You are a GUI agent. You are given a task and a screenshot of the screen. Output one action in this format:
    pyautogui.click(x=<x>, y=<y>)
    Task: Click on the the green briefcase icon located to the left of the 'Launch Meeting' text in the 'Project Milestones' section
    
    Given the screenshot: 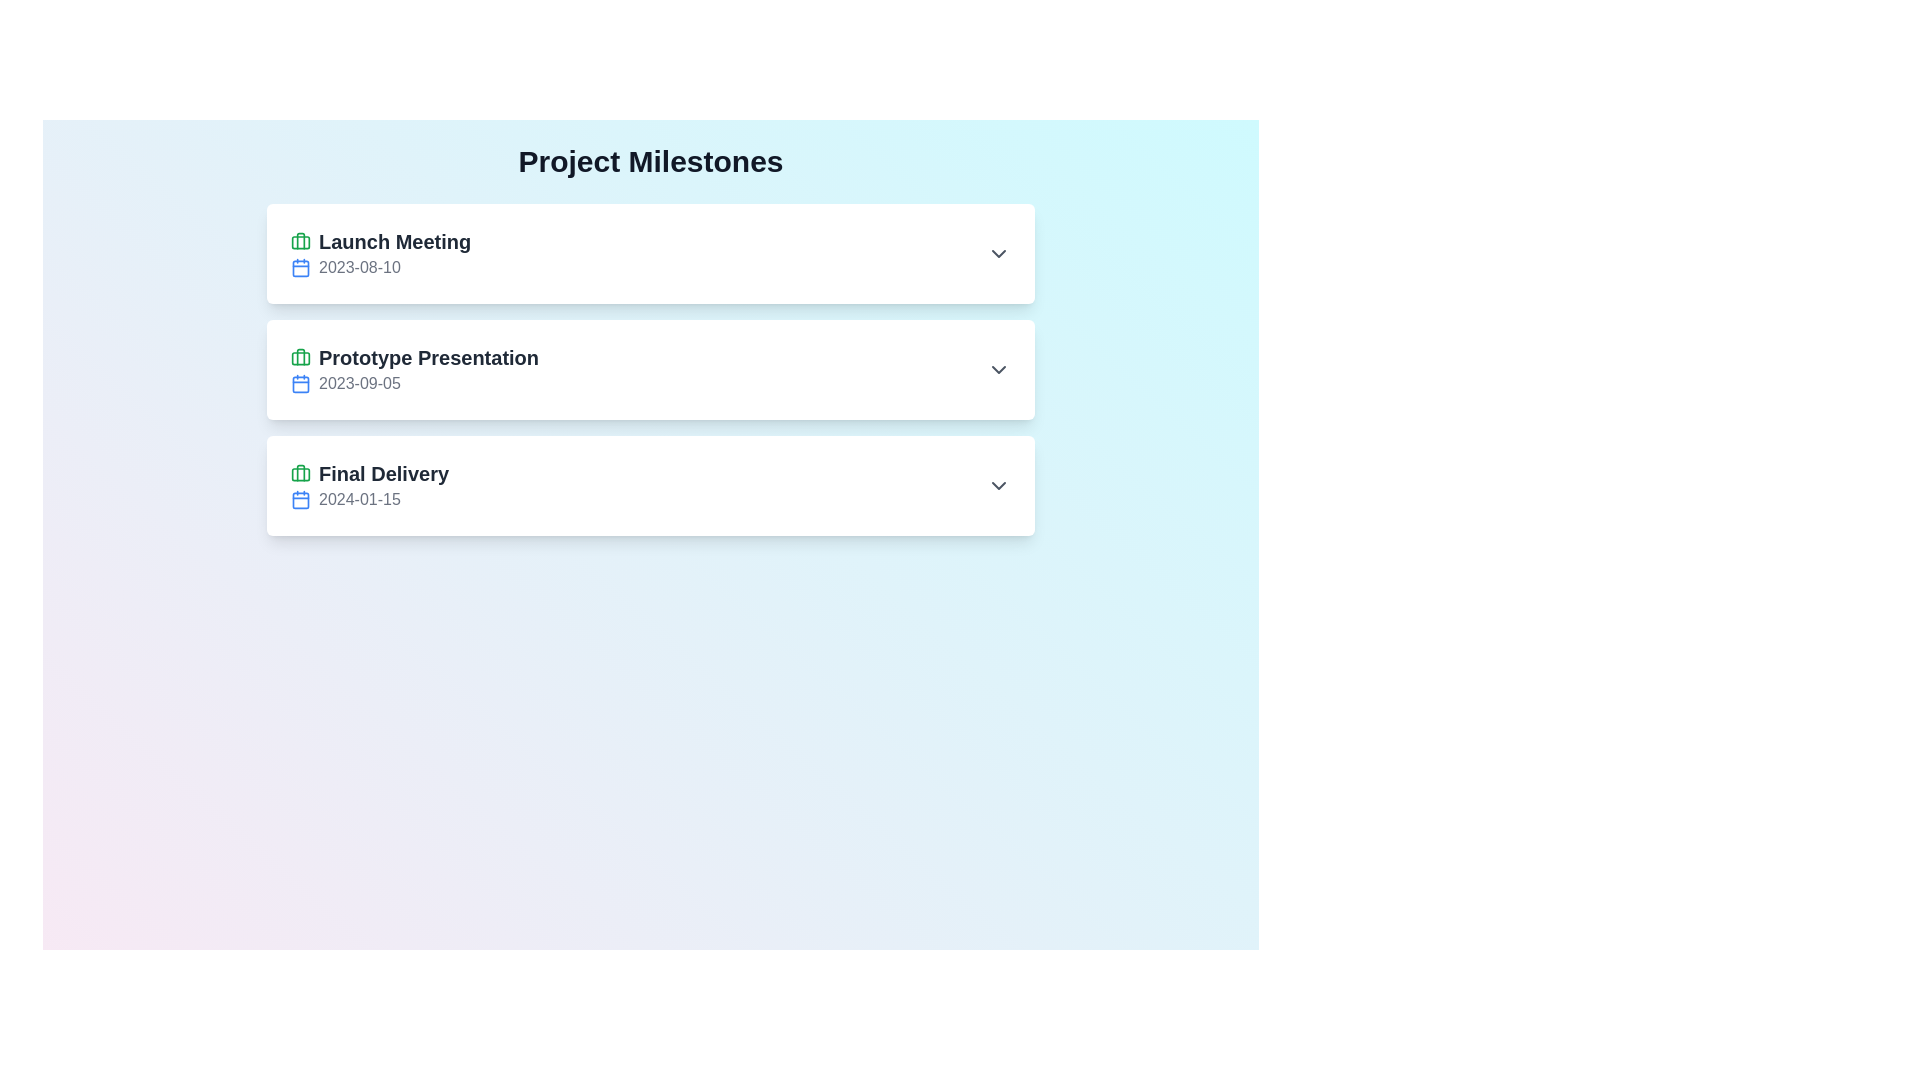 What is the action you would take?
    pyautogui.click(x=300, y=241)
    